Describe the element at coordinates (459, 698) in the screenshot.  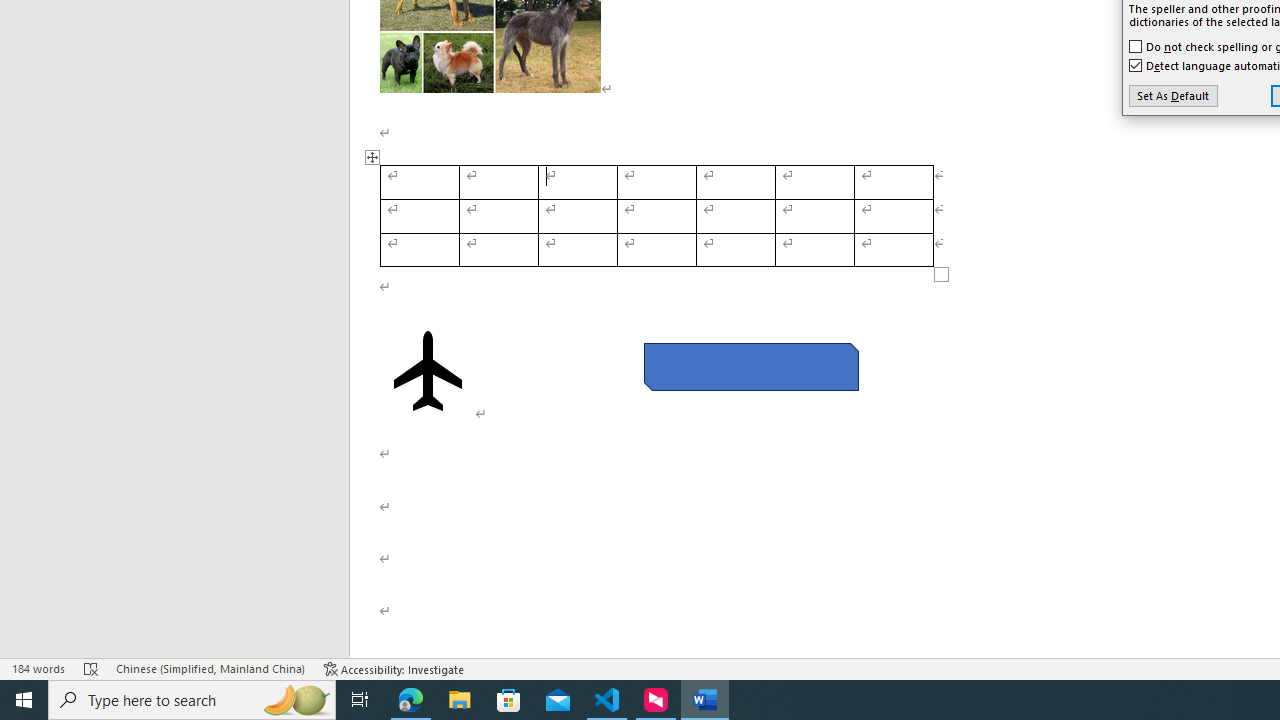
I see `'File Explorer'` at that location.